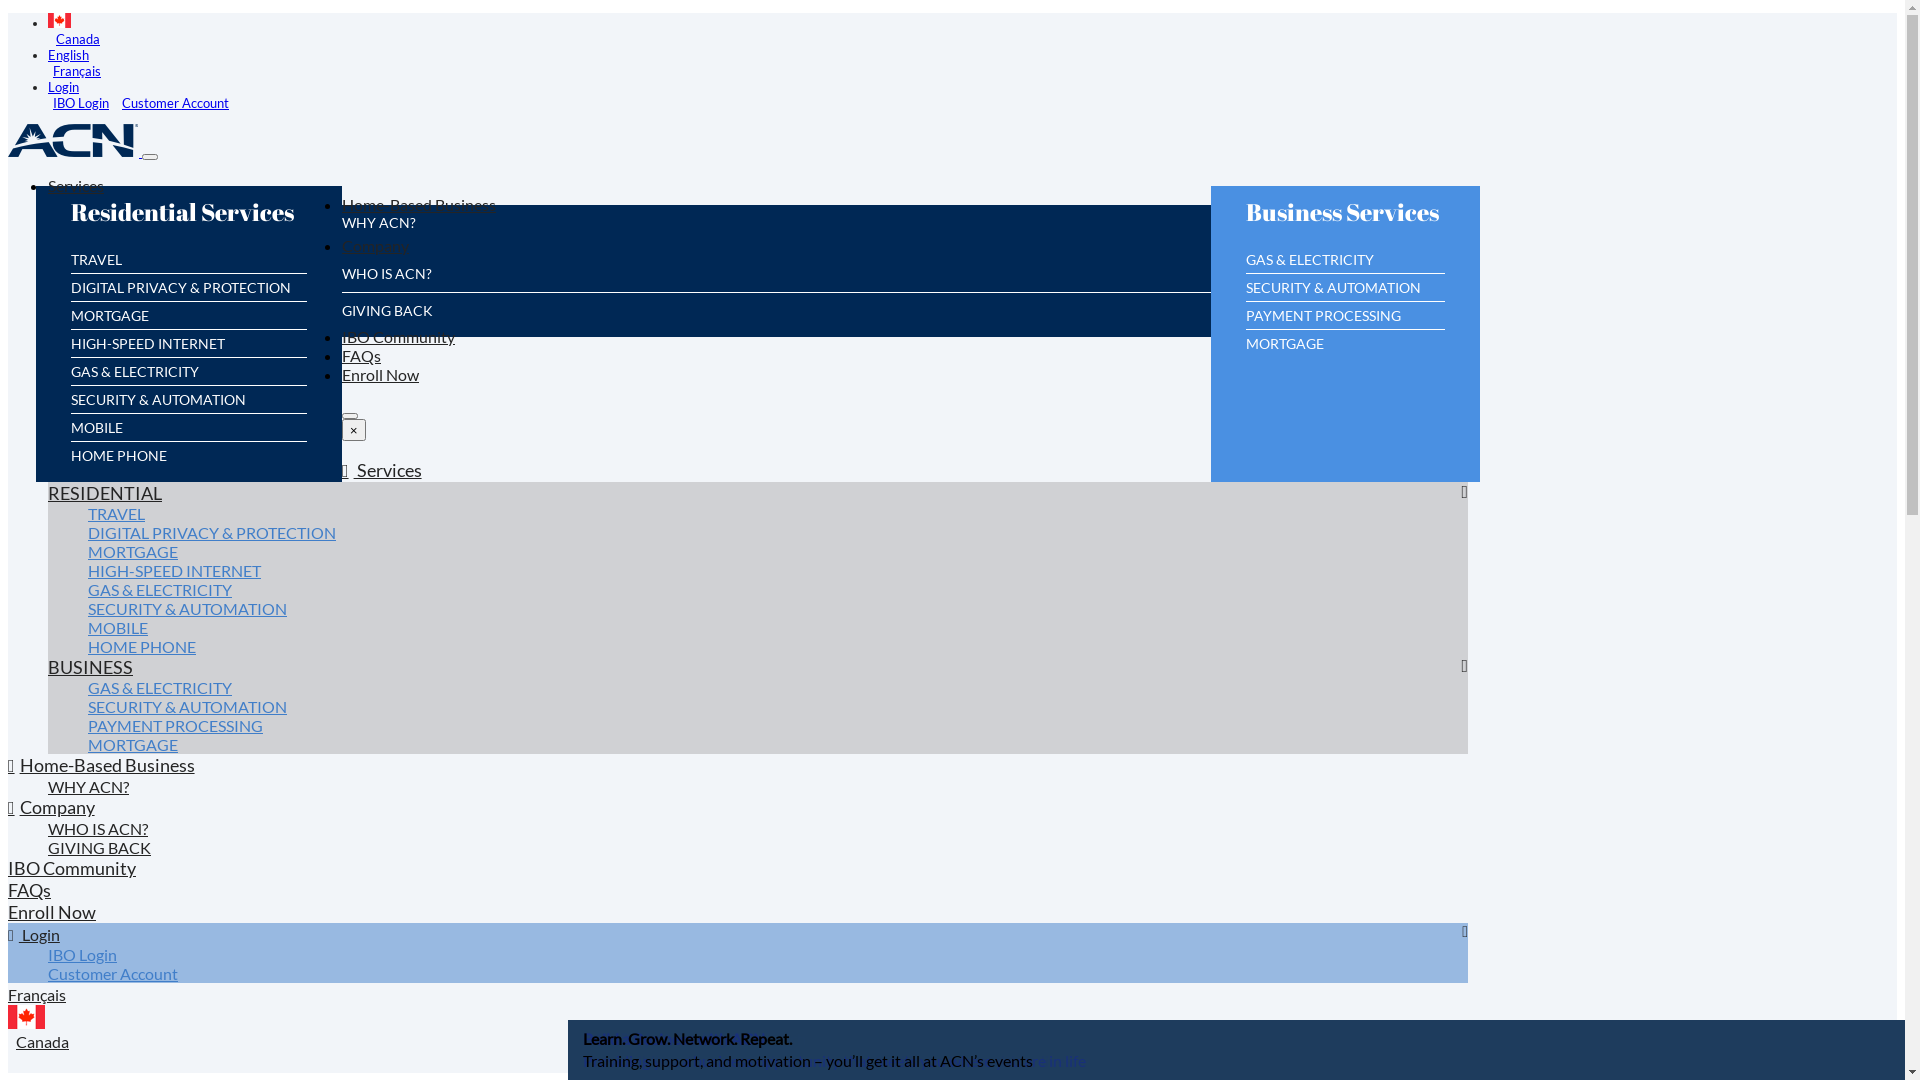  I want to click on 'HIGH-SPEED INTERNET', so click(174, 578).